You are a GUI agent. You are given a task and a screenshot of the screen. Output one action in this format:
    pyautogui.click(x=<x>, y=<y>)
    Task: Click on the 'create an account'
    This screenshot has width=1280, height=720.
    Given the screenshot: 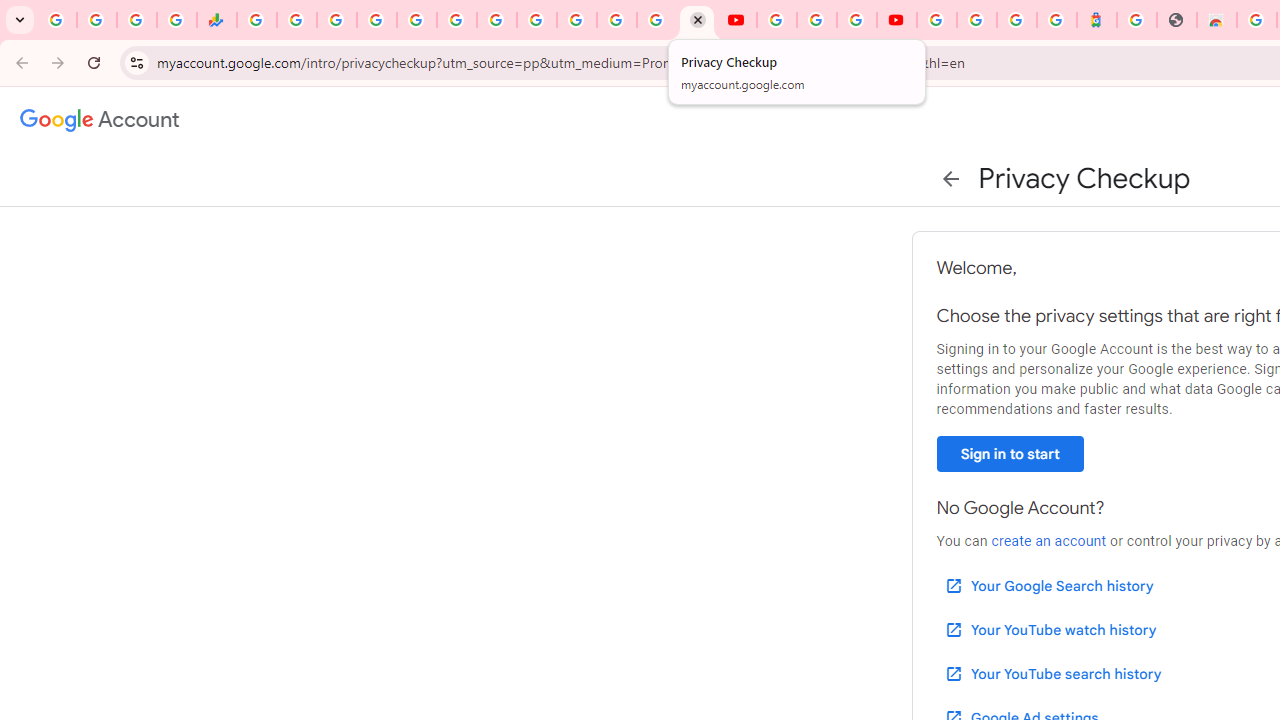 What is the action you would take?
    pyautogui.click(x=1047, y=541)
    